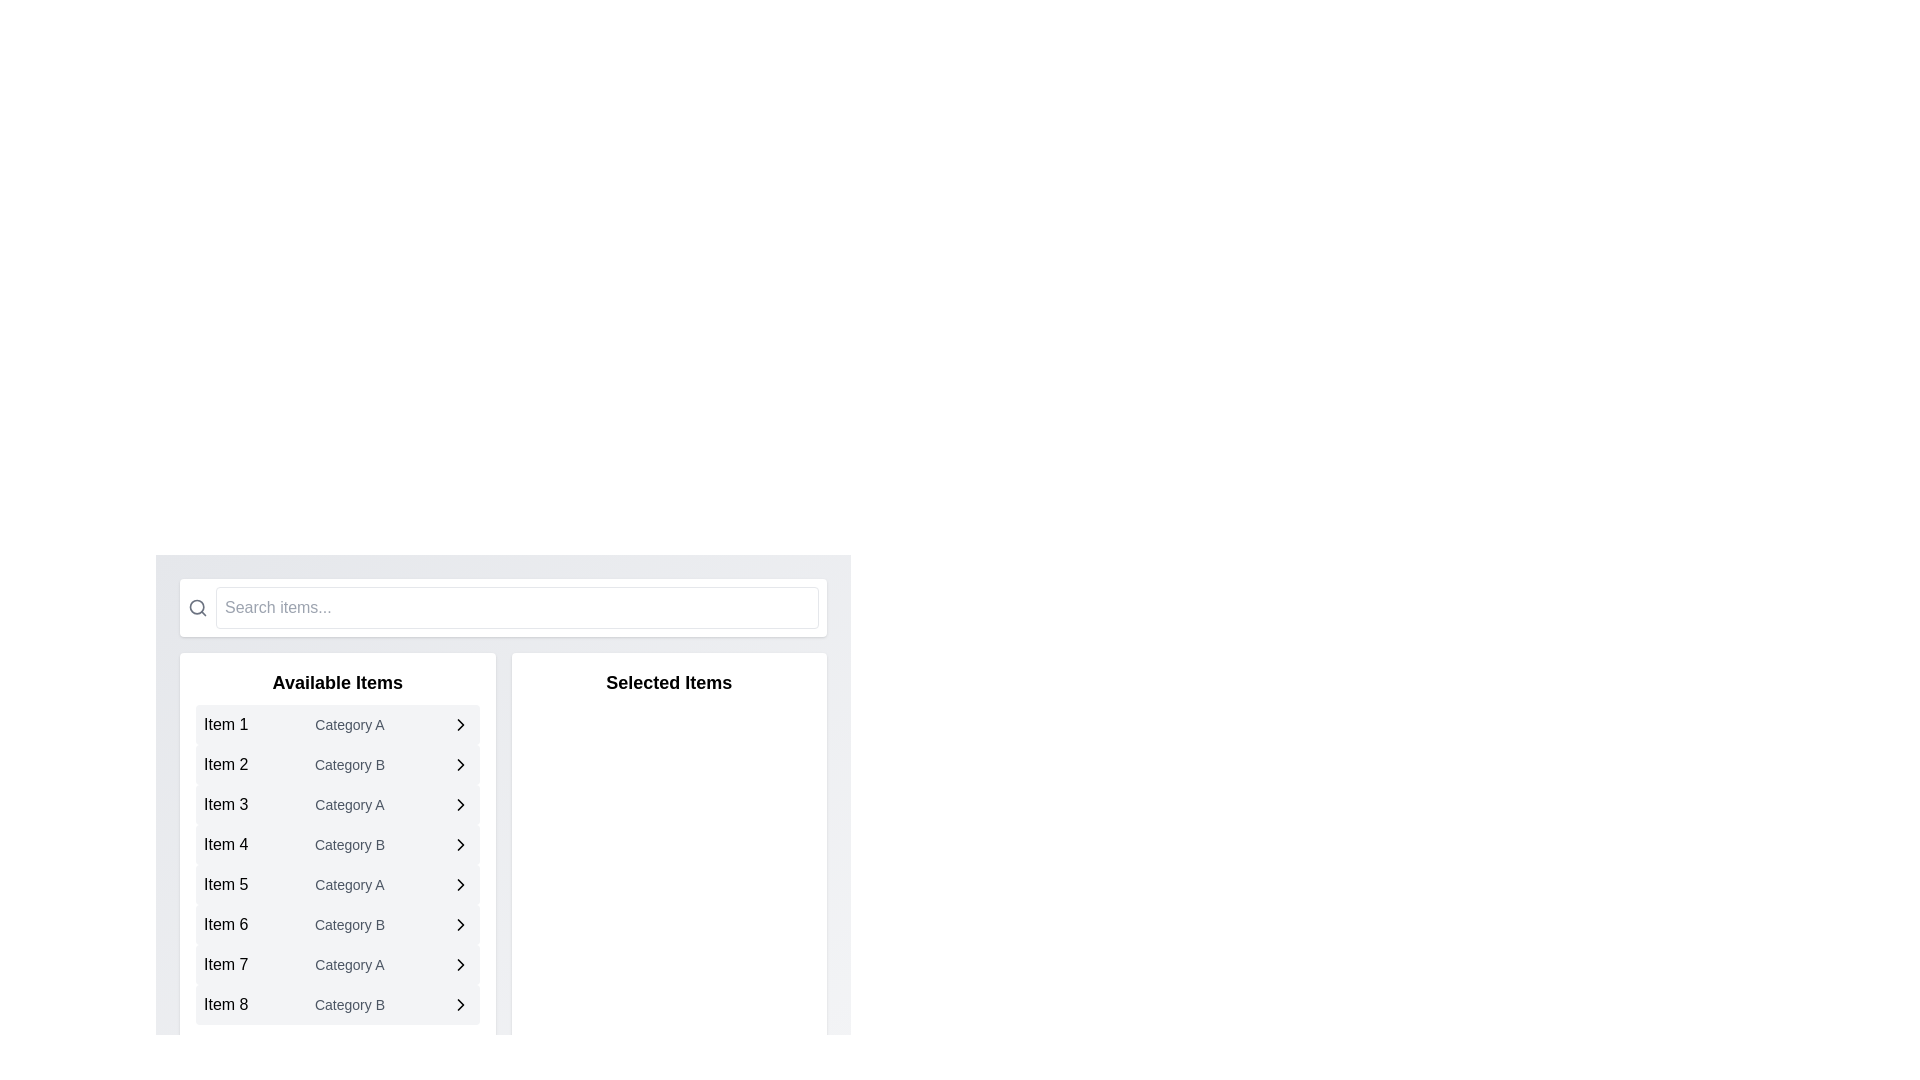  I want to click on the second text label that serves as a descriptor for 'Item 4' in the 'Available Items' list, so click(350, 844).